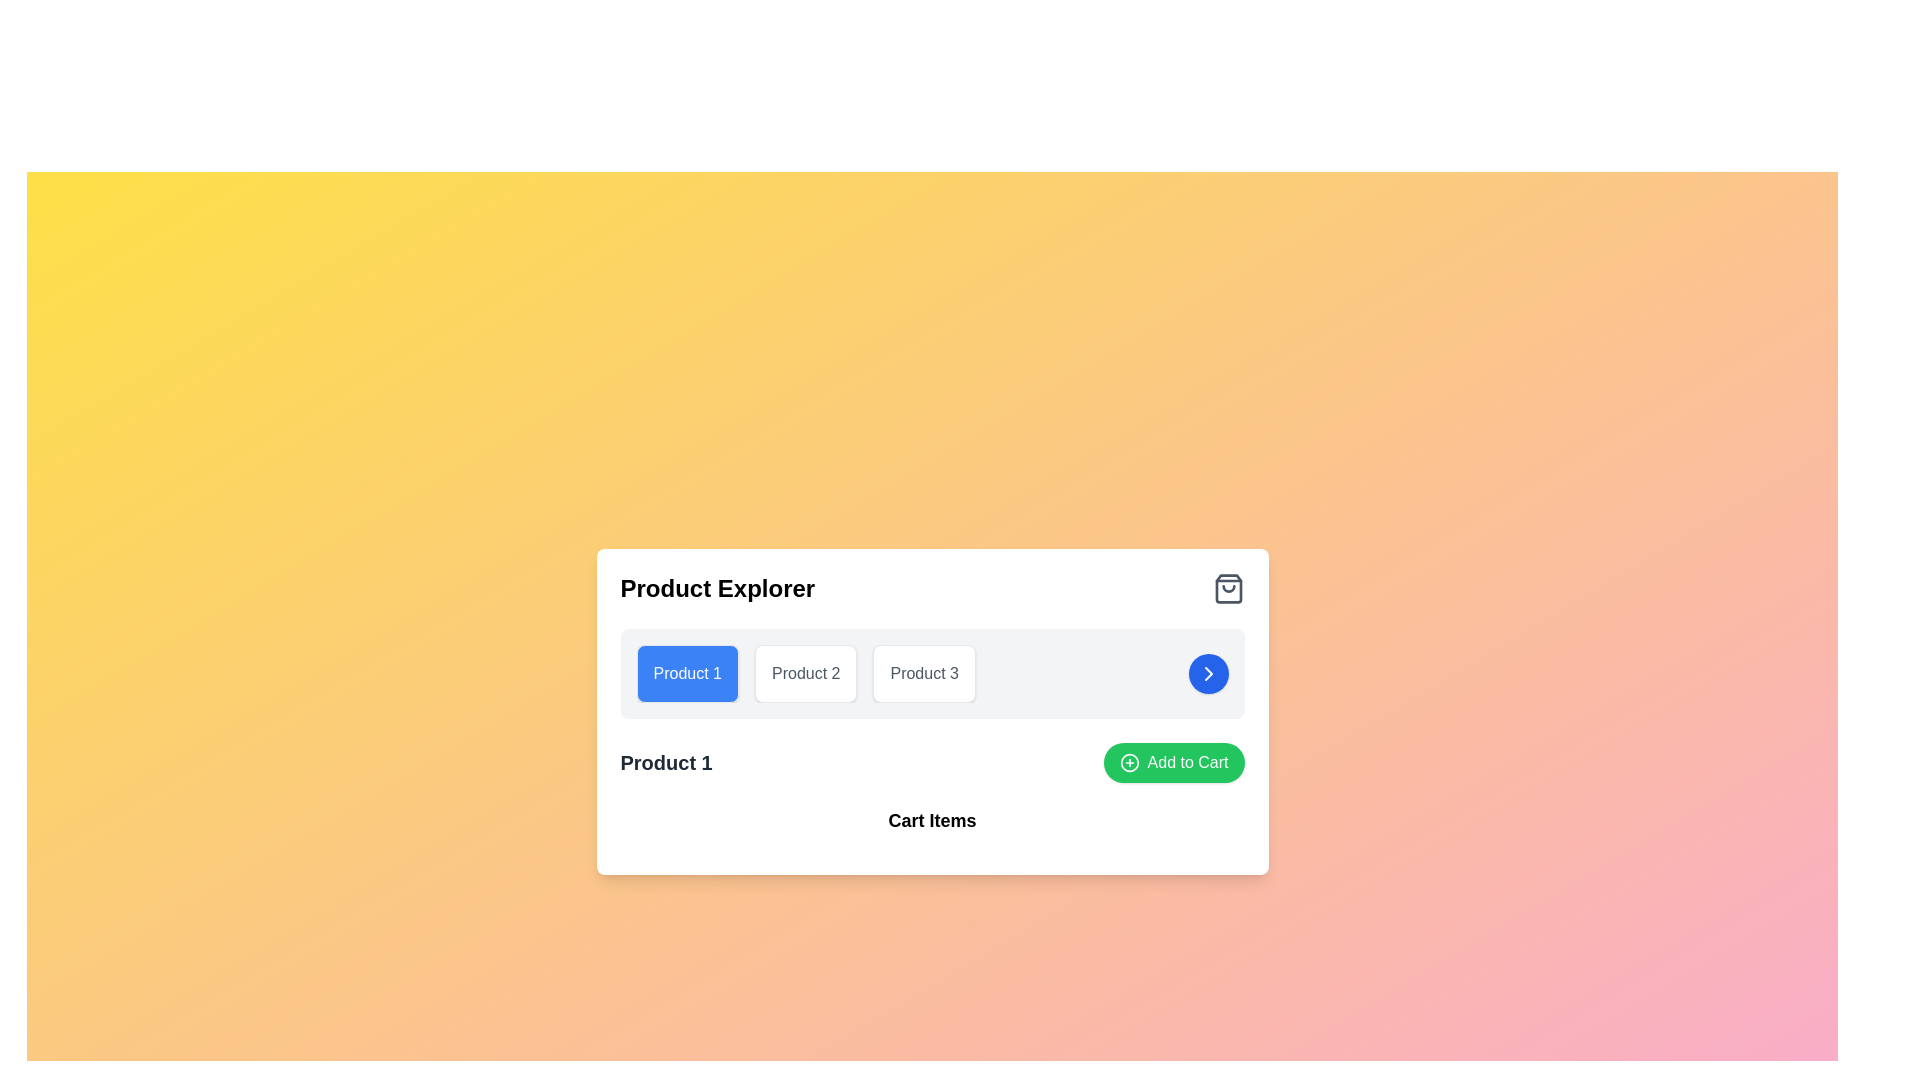 This screenshot has width=1920, height=1080. I want to click on the shopping cart icon located at the top-right corner of the 'Product Explorer' section, so click(1227, 588).